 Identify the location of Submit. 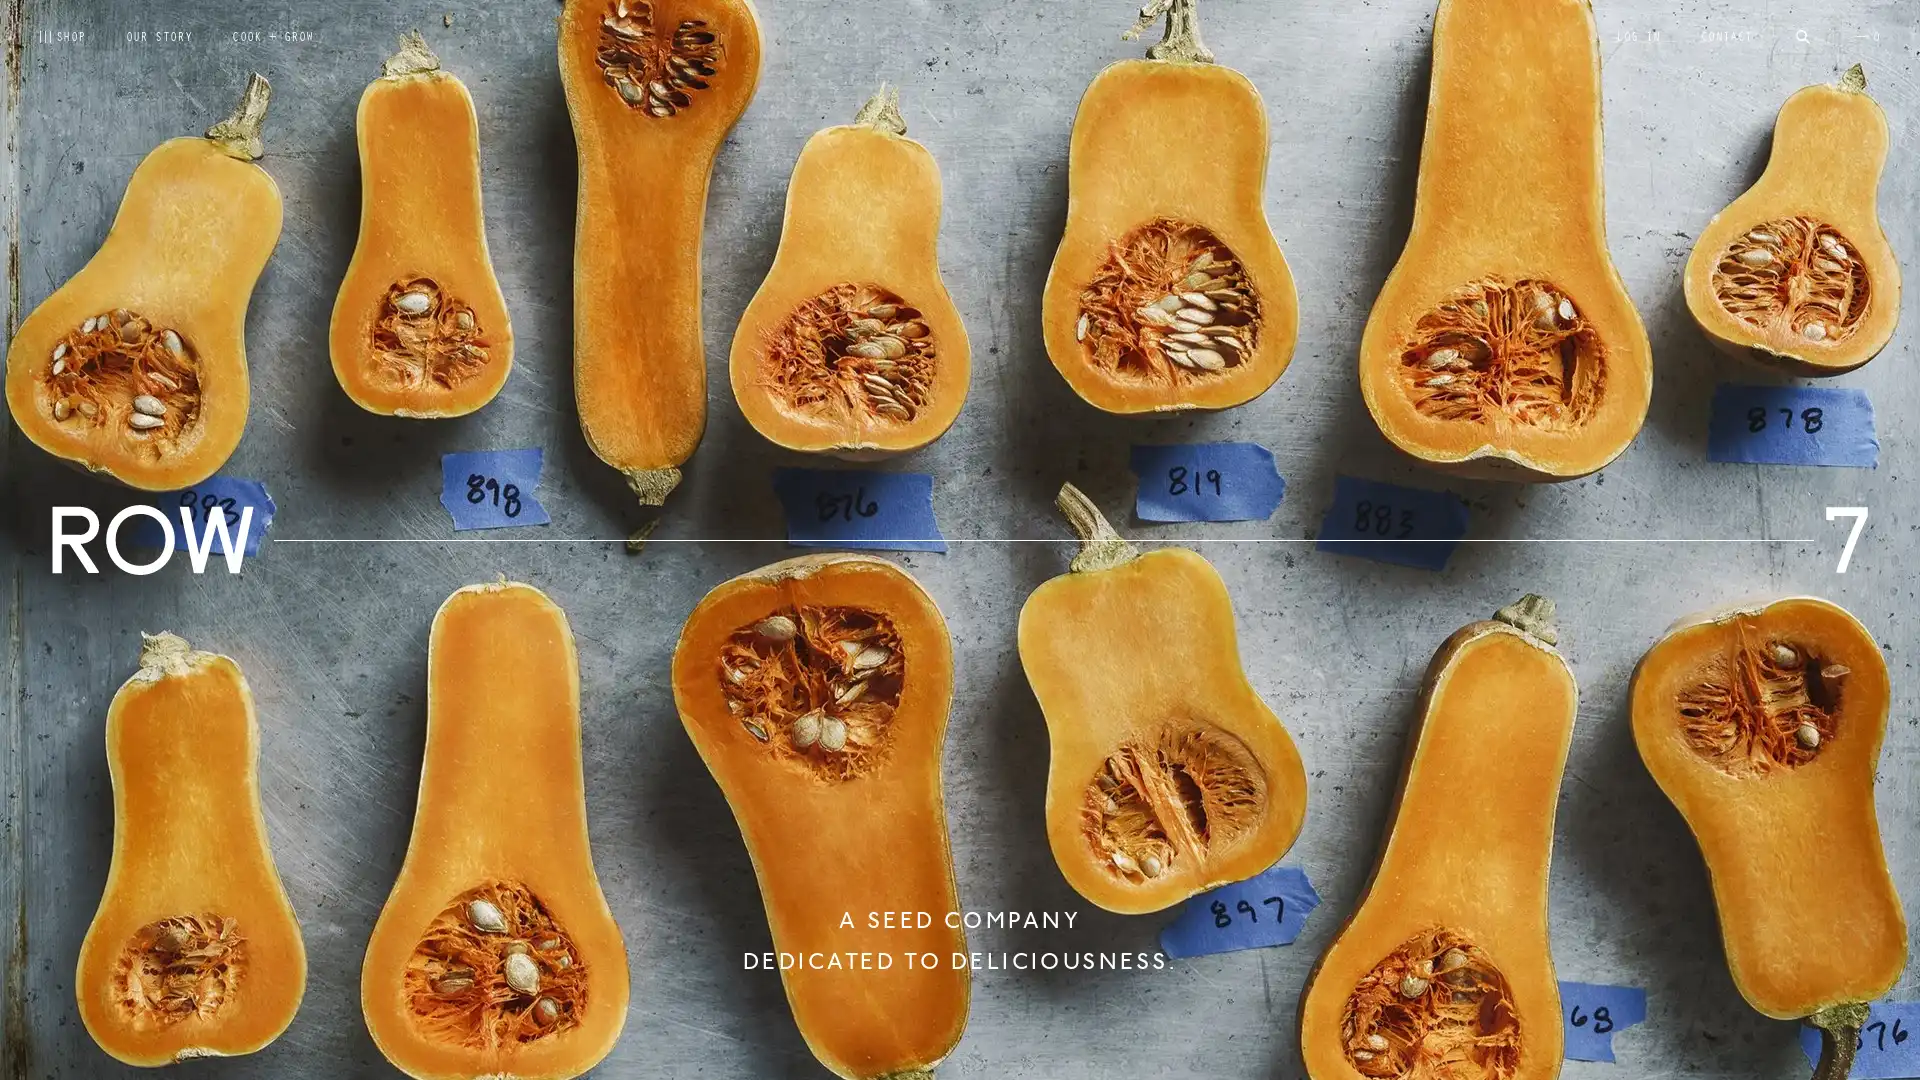
(42, 35).